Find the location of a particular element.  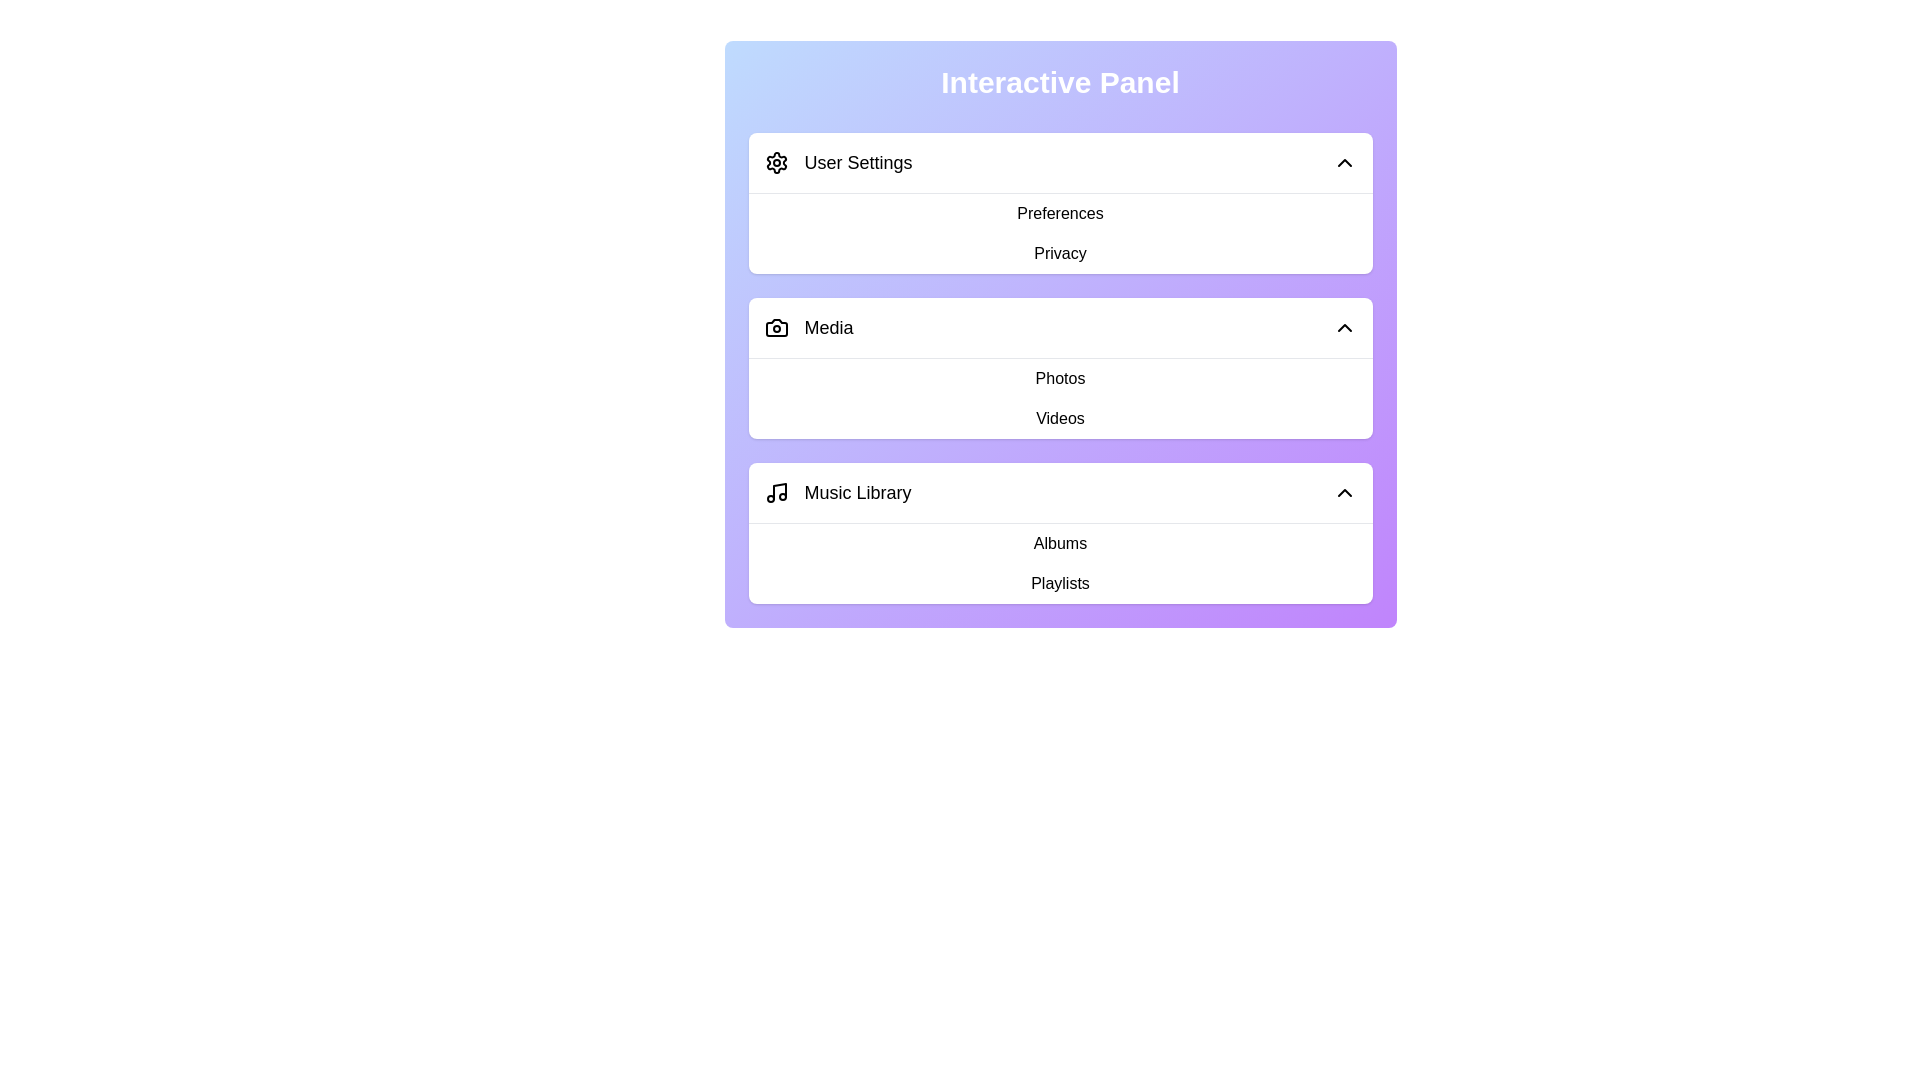

the item Playlists from the section Music Library is located at coordinates (800, 550).